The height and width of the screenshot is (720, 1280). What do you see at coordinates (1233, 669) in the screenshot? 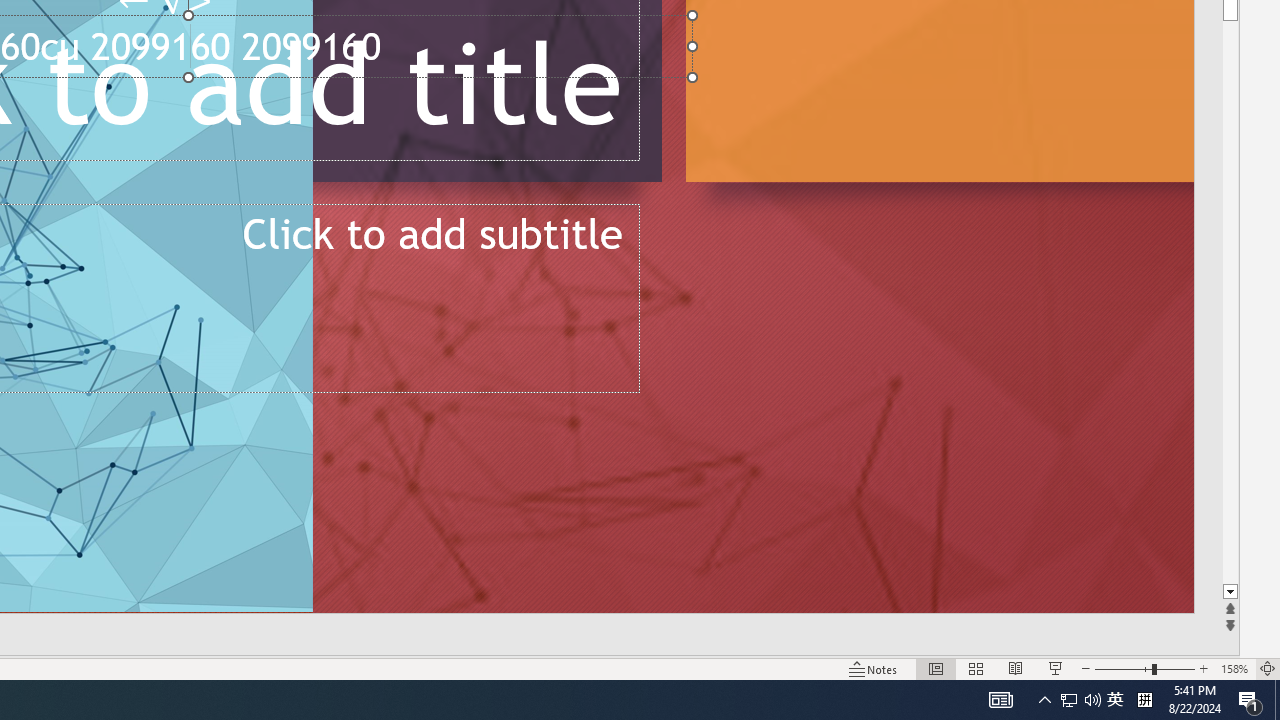
I see `'Zoom 158%'` at bounding box center [1233, 669].